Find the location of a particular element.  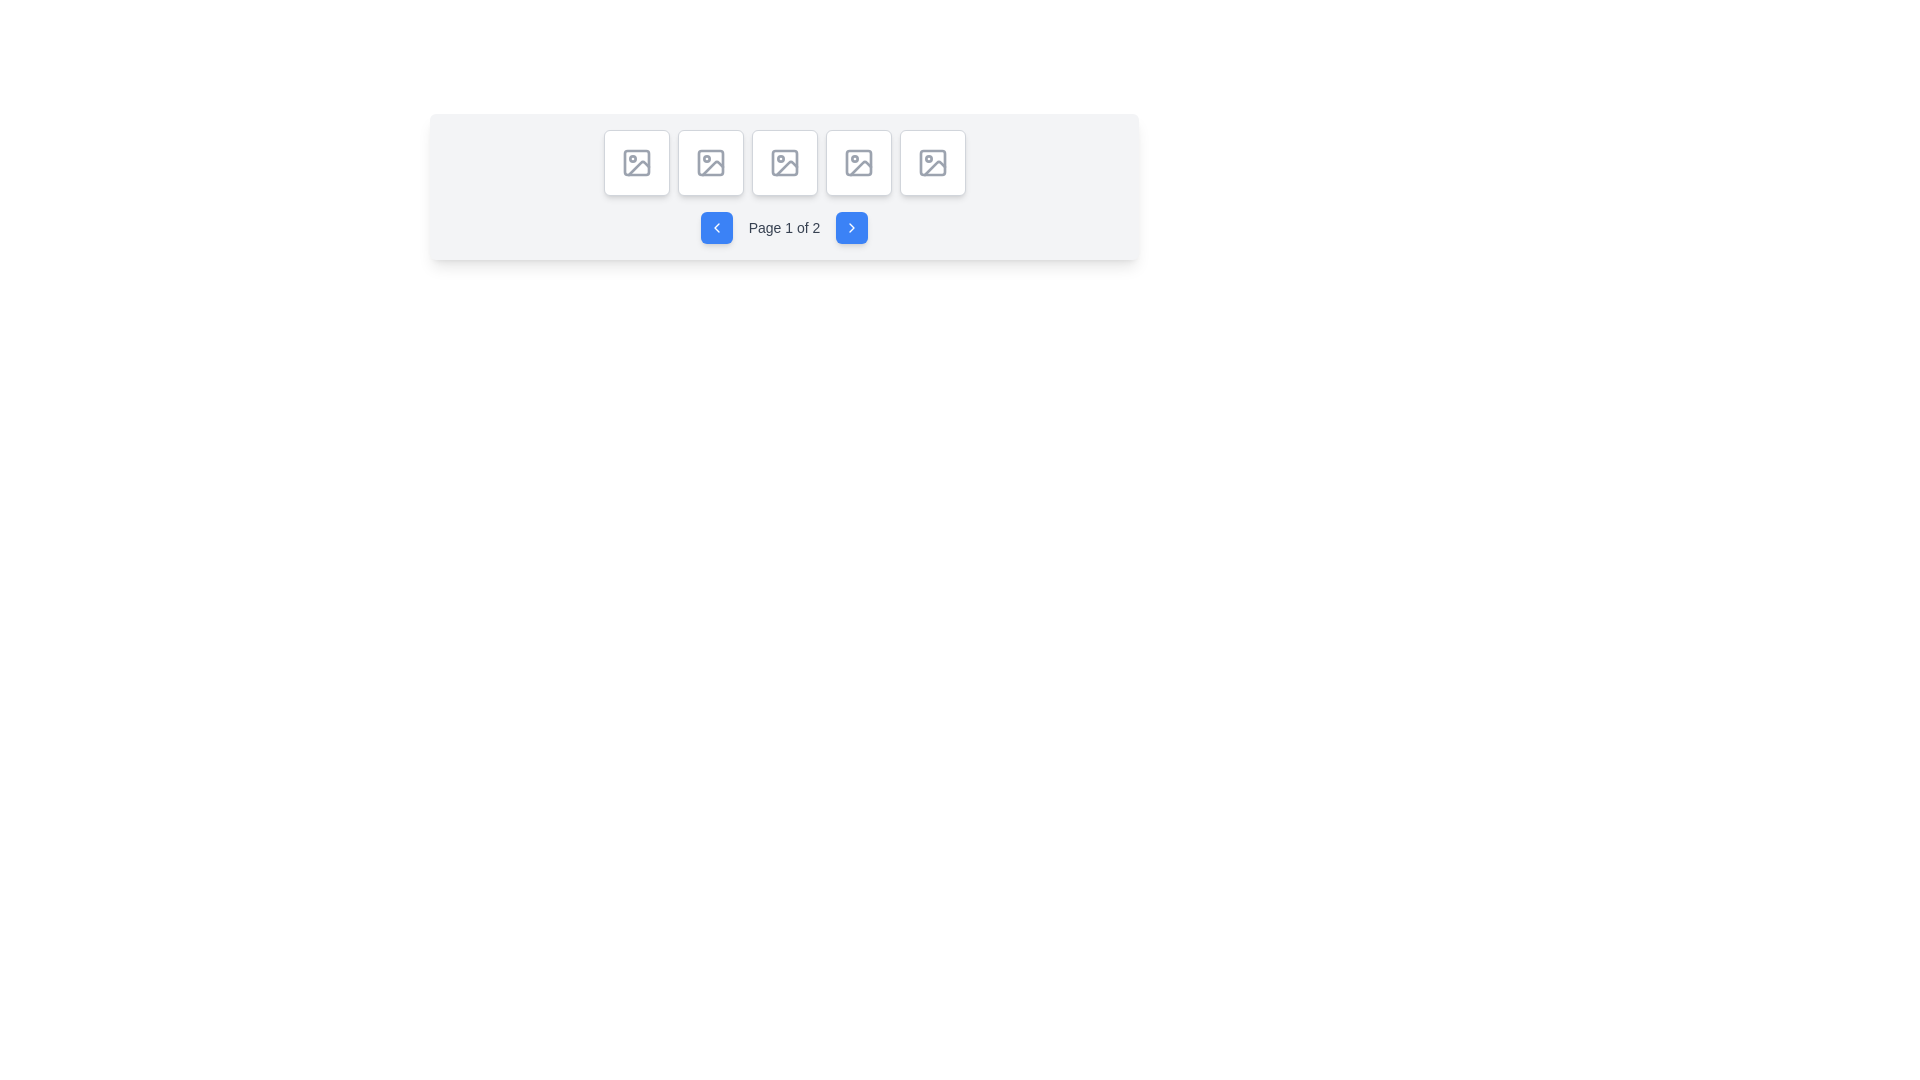

the gray diagonal line icon with a circular shape connected, which is the fifth icon in the top center navigation bar is located at coordinates (933, 167).